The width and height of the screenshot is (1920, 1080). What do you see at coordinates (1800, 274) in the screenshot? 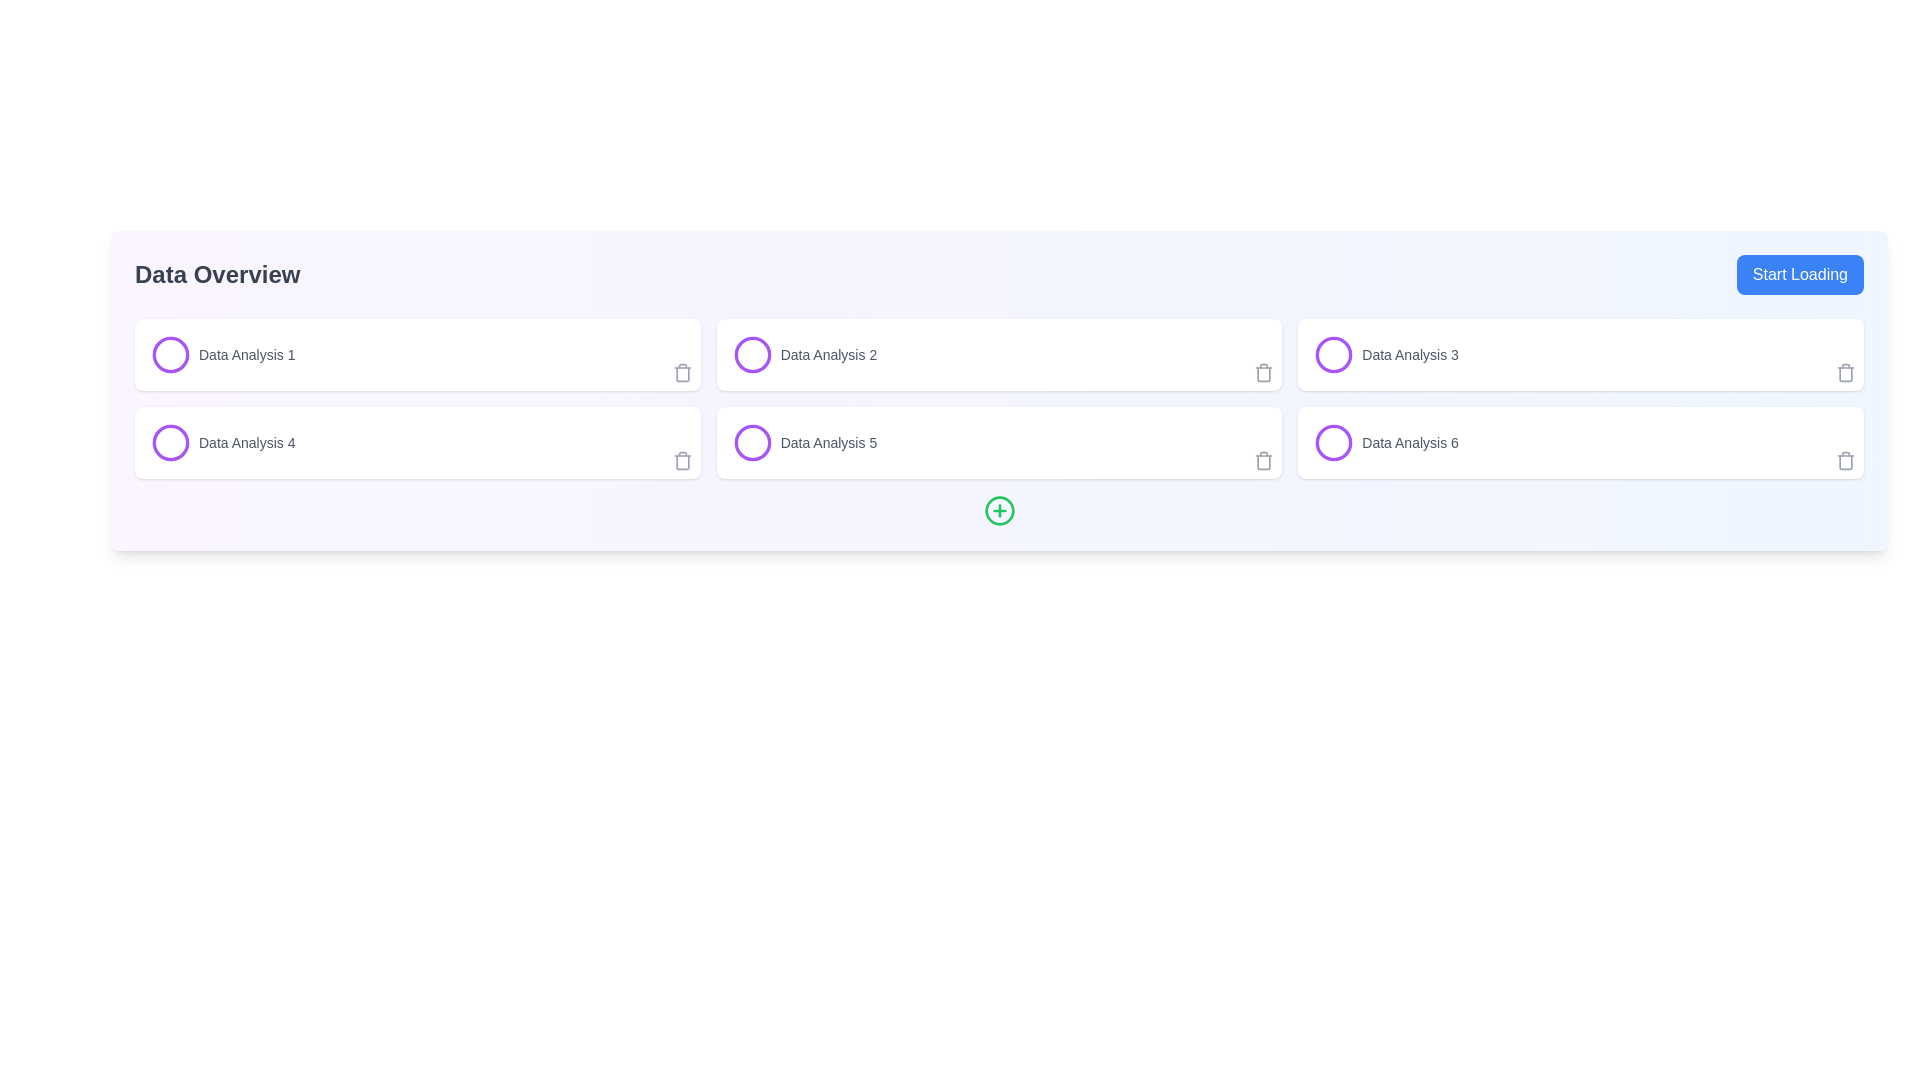
I see `the blue rectangular button labeled 'Start Loading' in the top-right corner of the 'Data Overview' section` at bounding box center [1800, 274].